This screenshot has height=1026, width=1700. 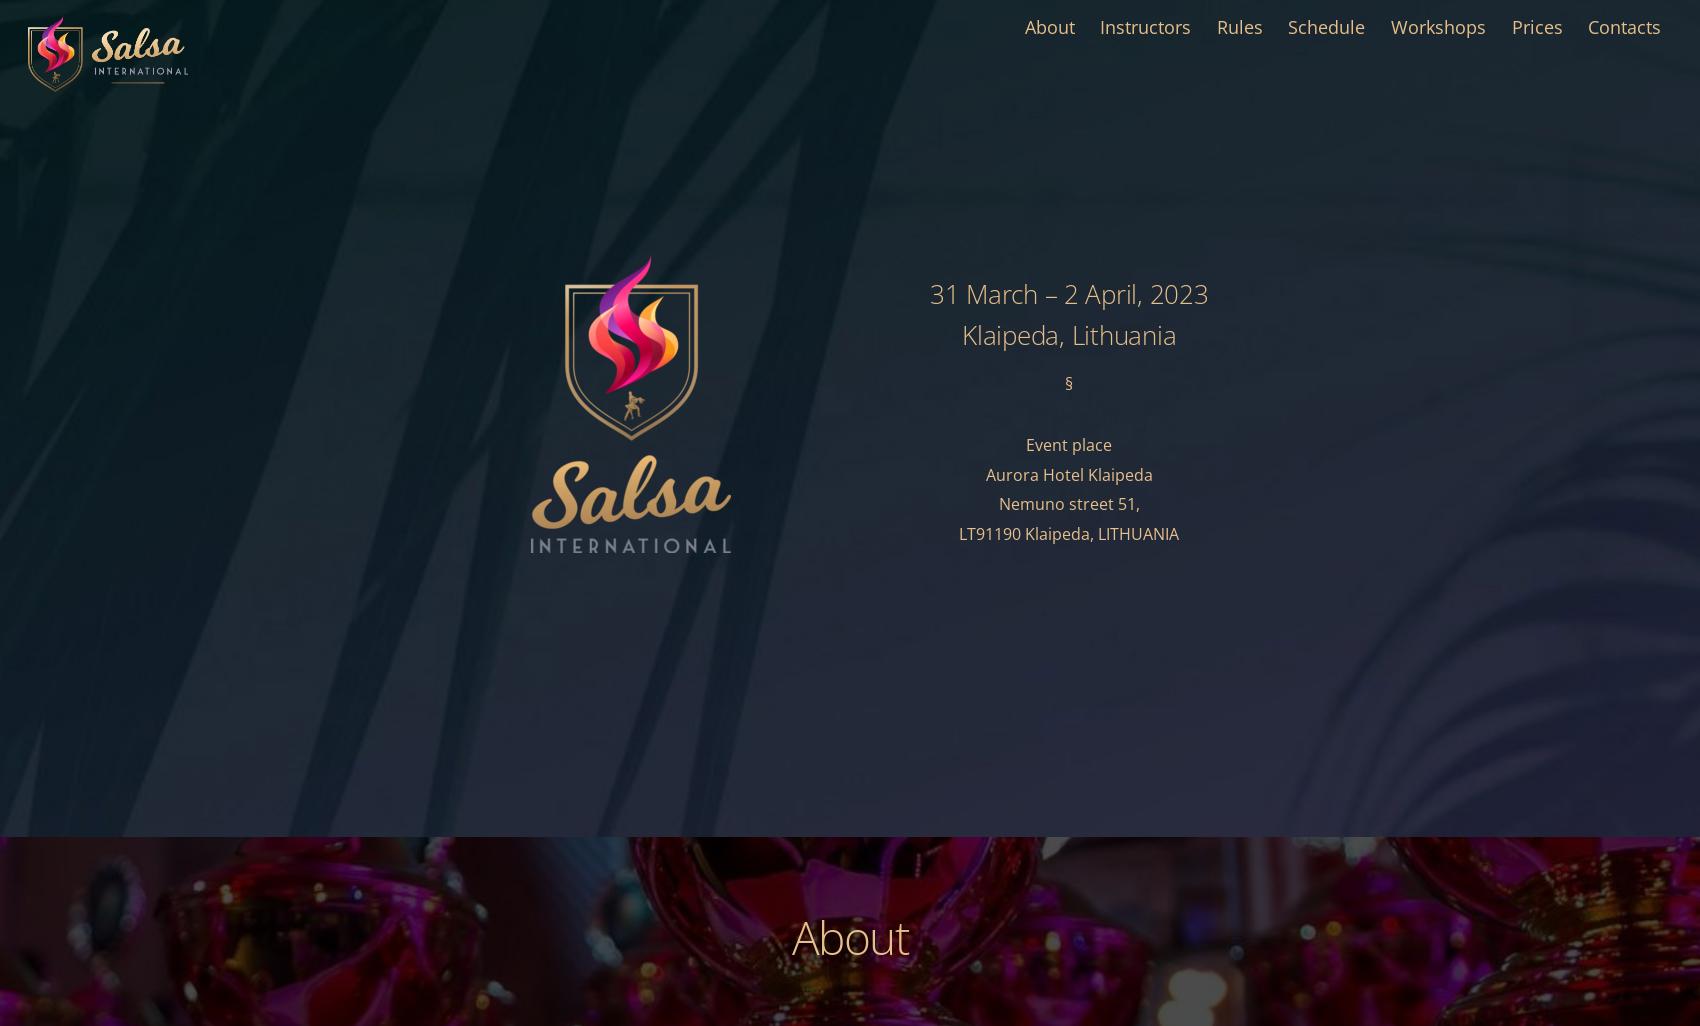 What do you see at coordinates (1145, 26) in the screenshot?
I see `'Instructors'` at bounding box center [1145, 26].